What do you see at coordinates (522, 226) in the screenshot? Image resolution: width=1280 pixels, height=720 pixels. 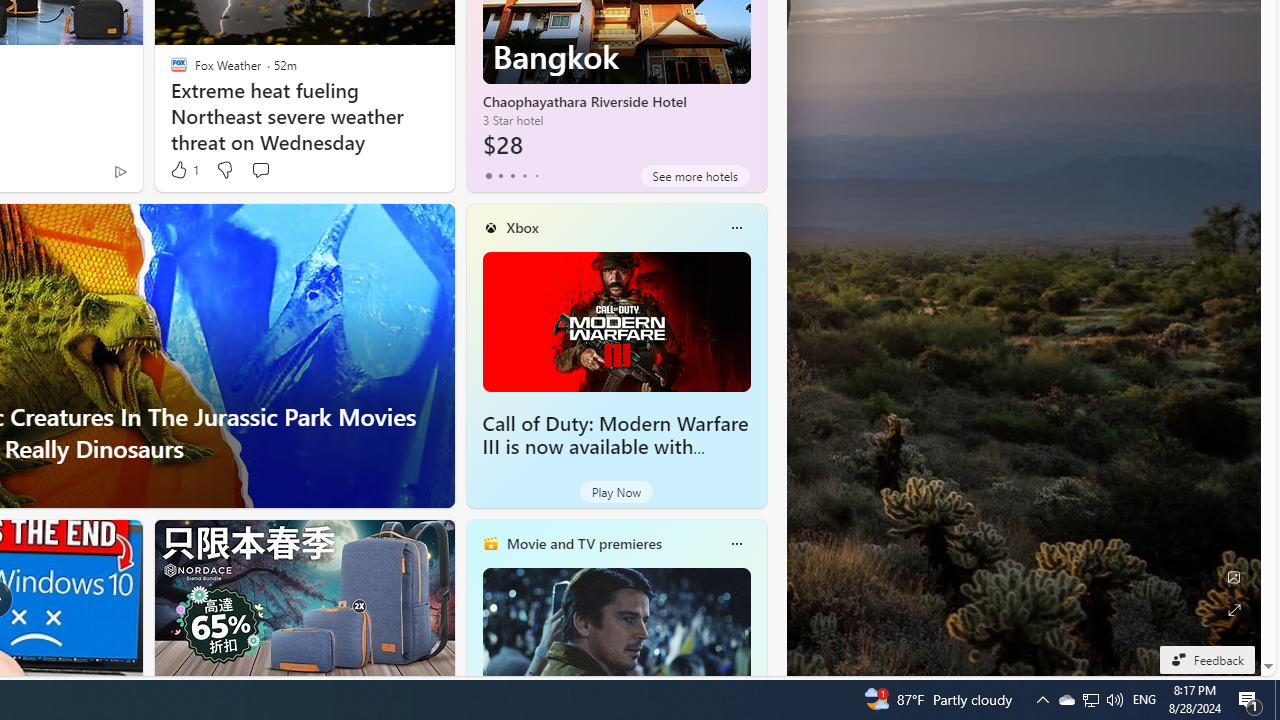 I see `'Xbox'` at bounding box center [522, 226].